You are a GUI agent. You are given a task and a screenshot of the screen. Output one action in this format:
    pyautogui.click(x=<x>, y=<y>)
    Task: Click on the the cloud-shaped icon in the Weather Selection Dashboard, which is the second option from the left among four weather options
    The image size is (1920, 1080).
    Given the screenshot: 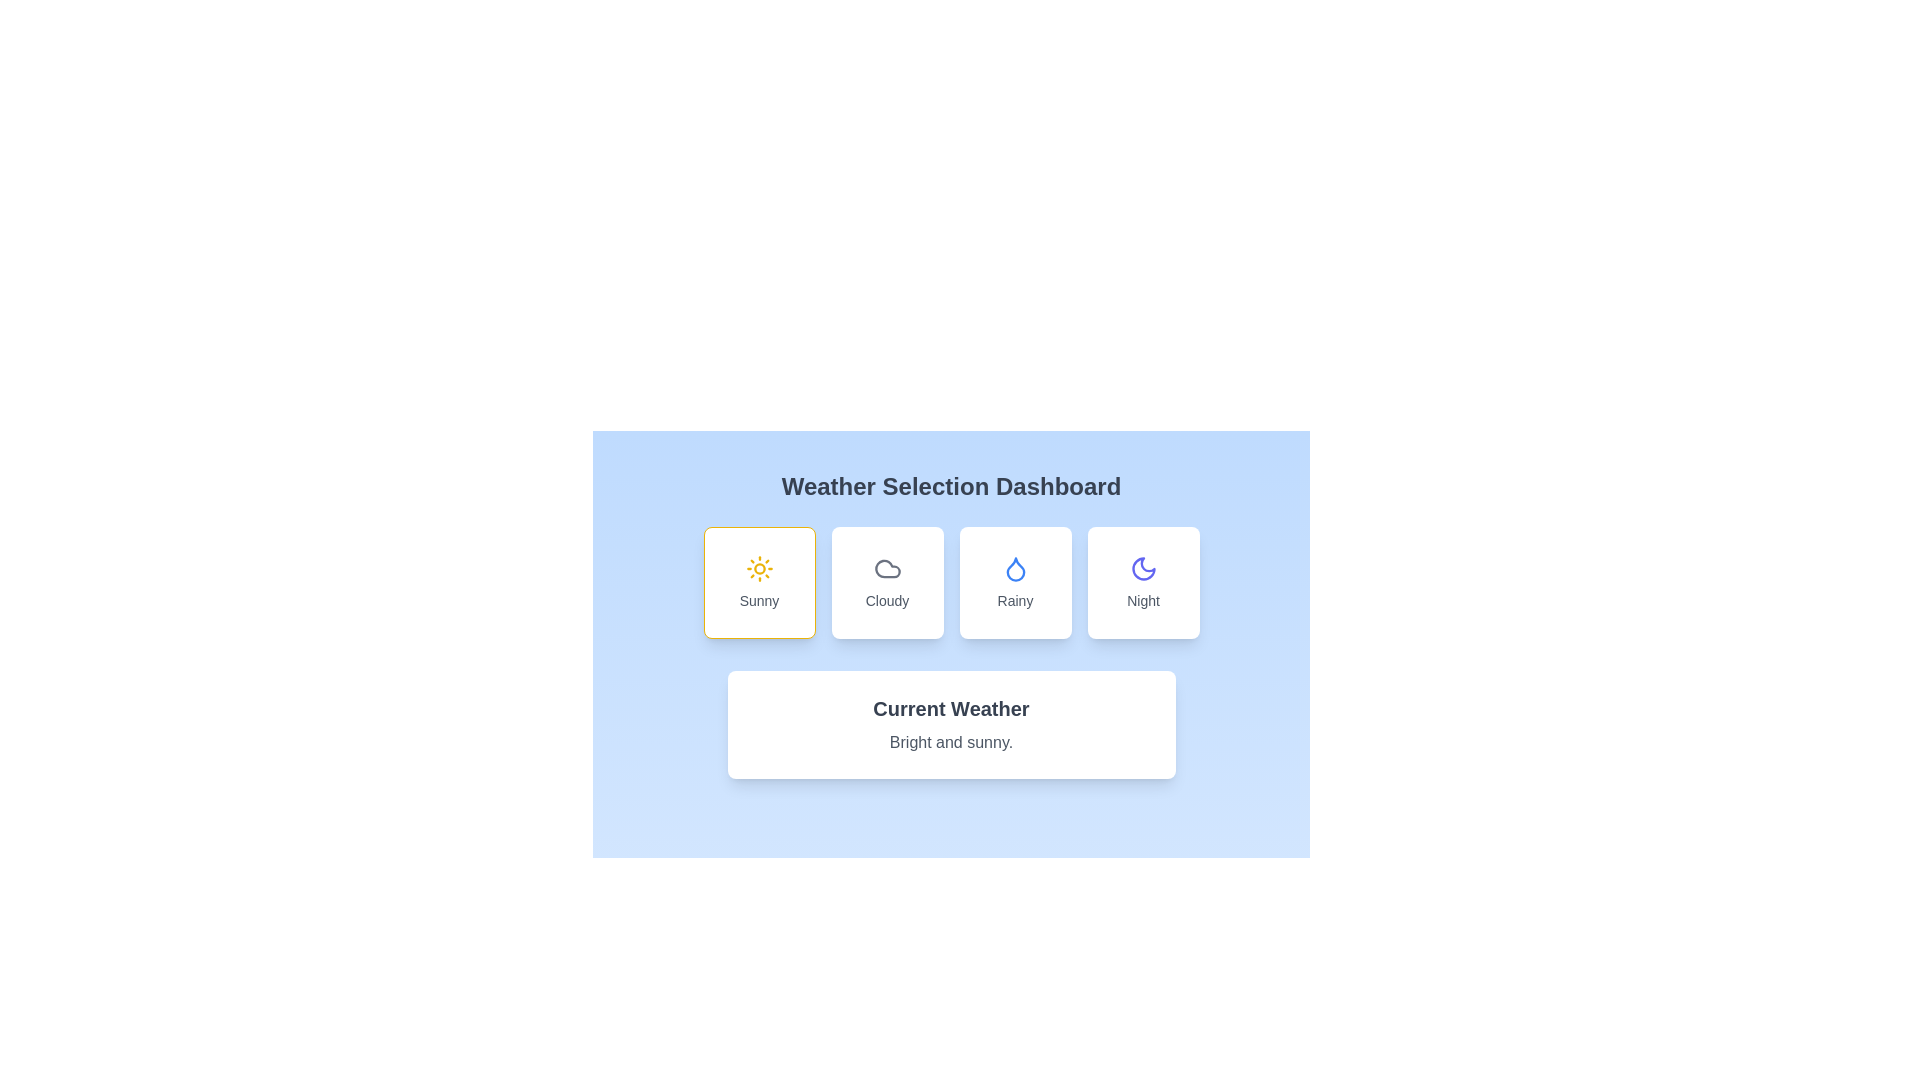 What is the action you would take?
    pyautogui.click(x=886, y=569)
    